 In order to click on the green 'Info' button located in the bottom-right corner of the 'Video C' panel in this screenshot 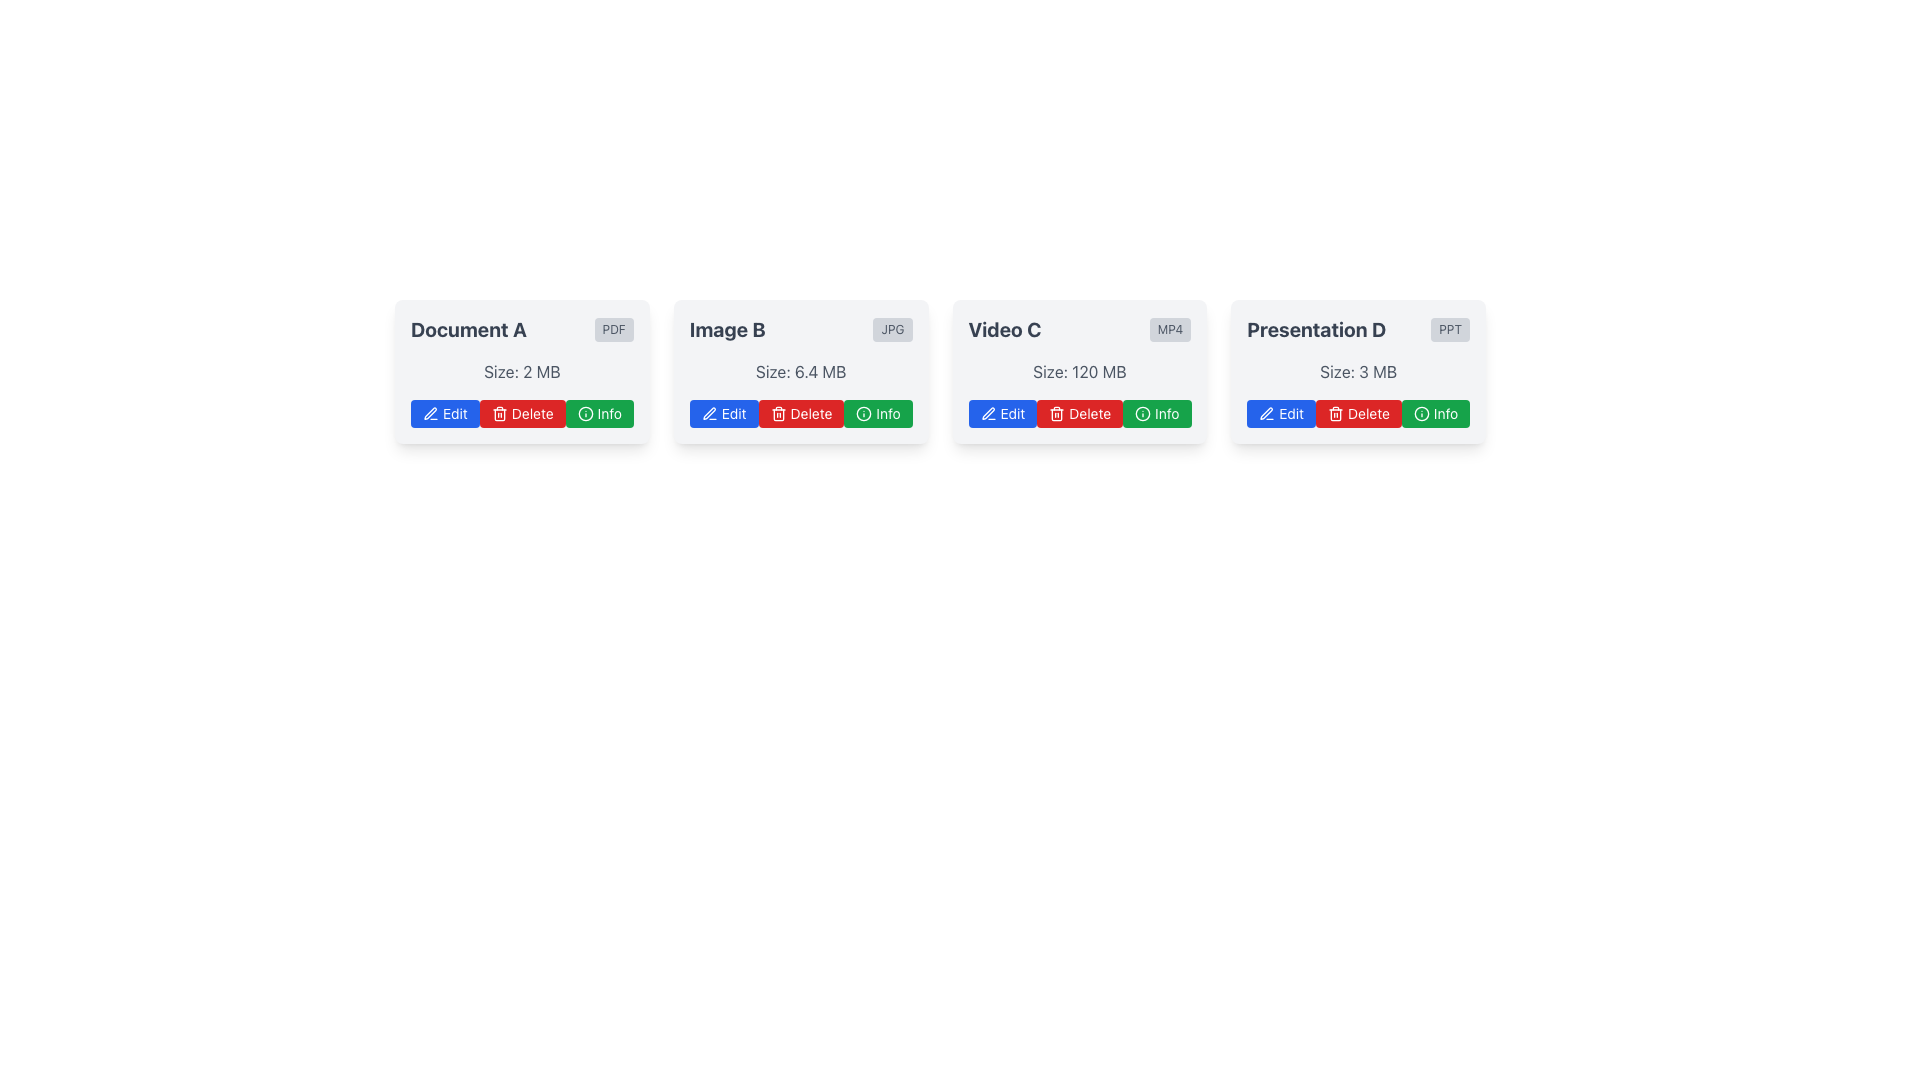, I will do `click(1157, 412)`.